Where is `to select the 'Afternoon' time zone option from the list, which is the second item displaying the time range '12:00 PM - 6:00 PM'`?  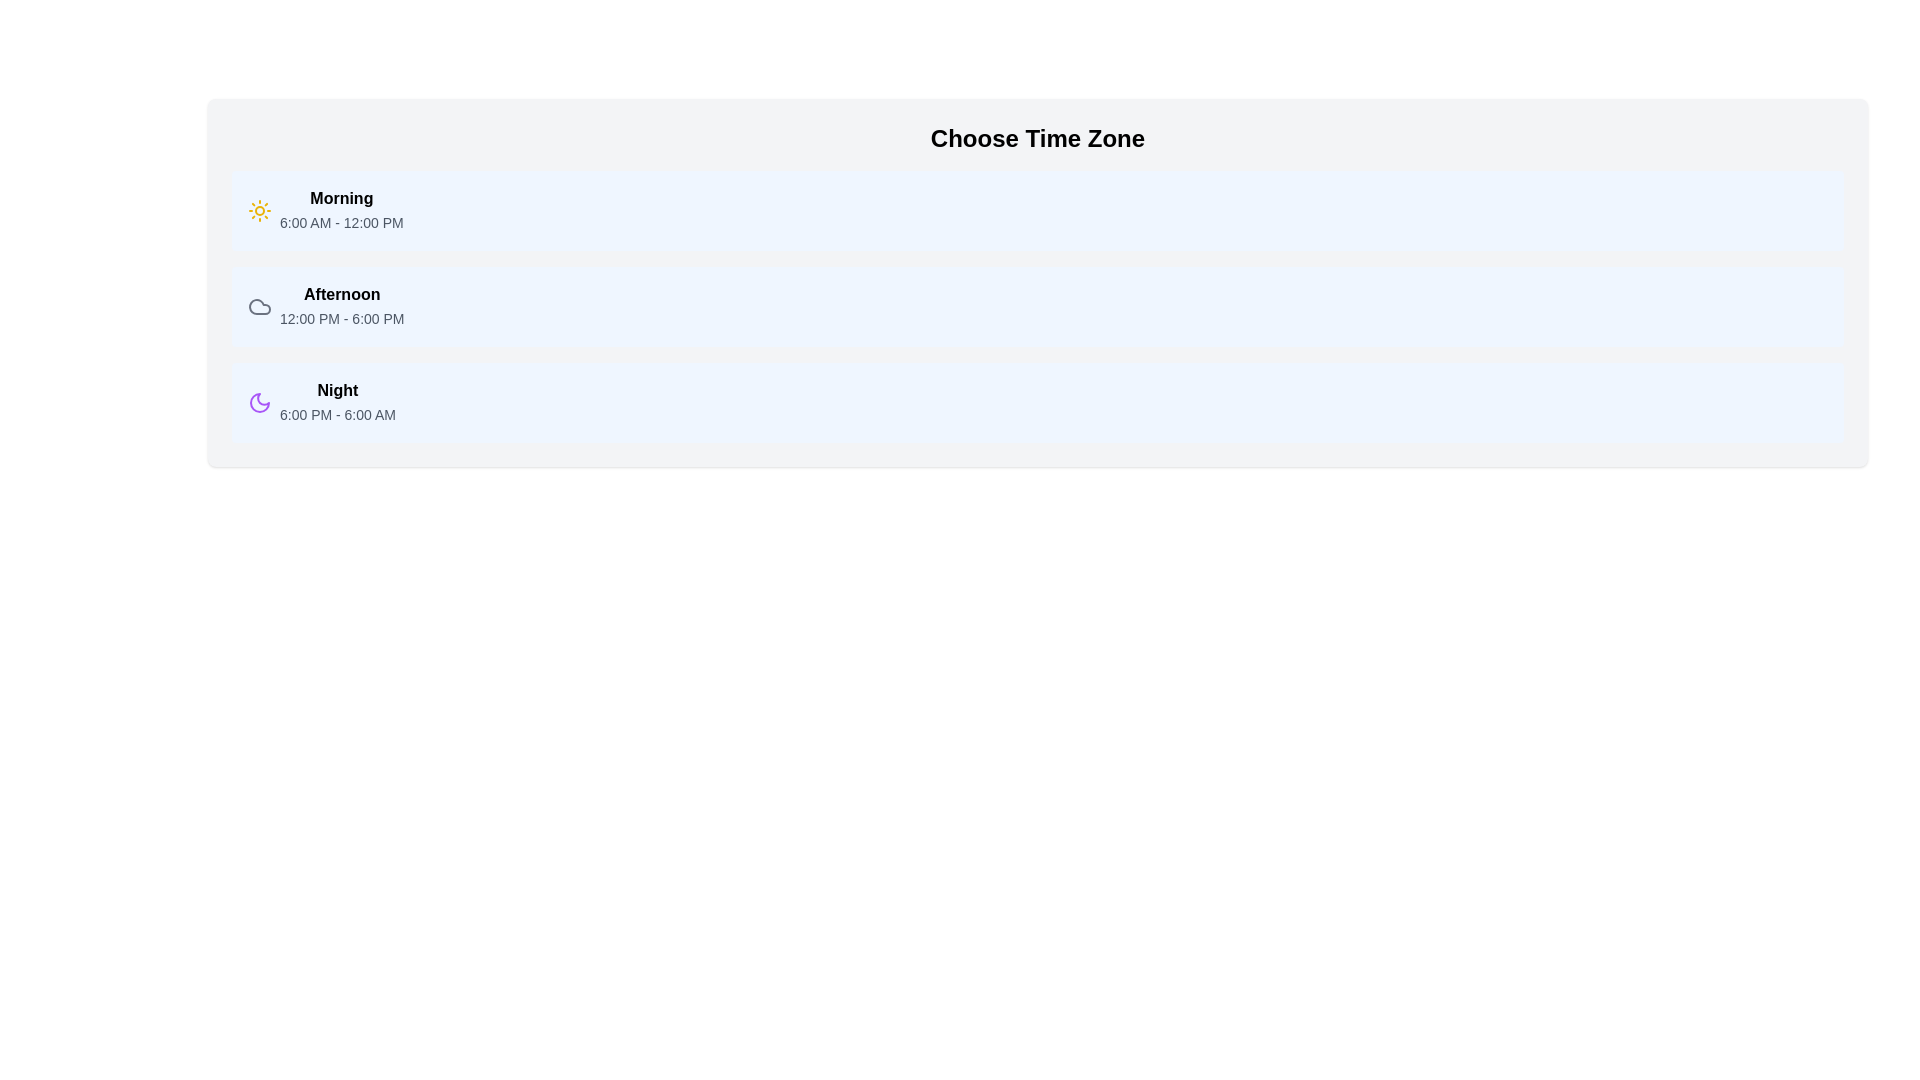
to select the 'Afternoon' time zone option from the list, which is the second item displaying the time range '12:00 PM - 6:00 PM' is located at coordinates (341, 307).